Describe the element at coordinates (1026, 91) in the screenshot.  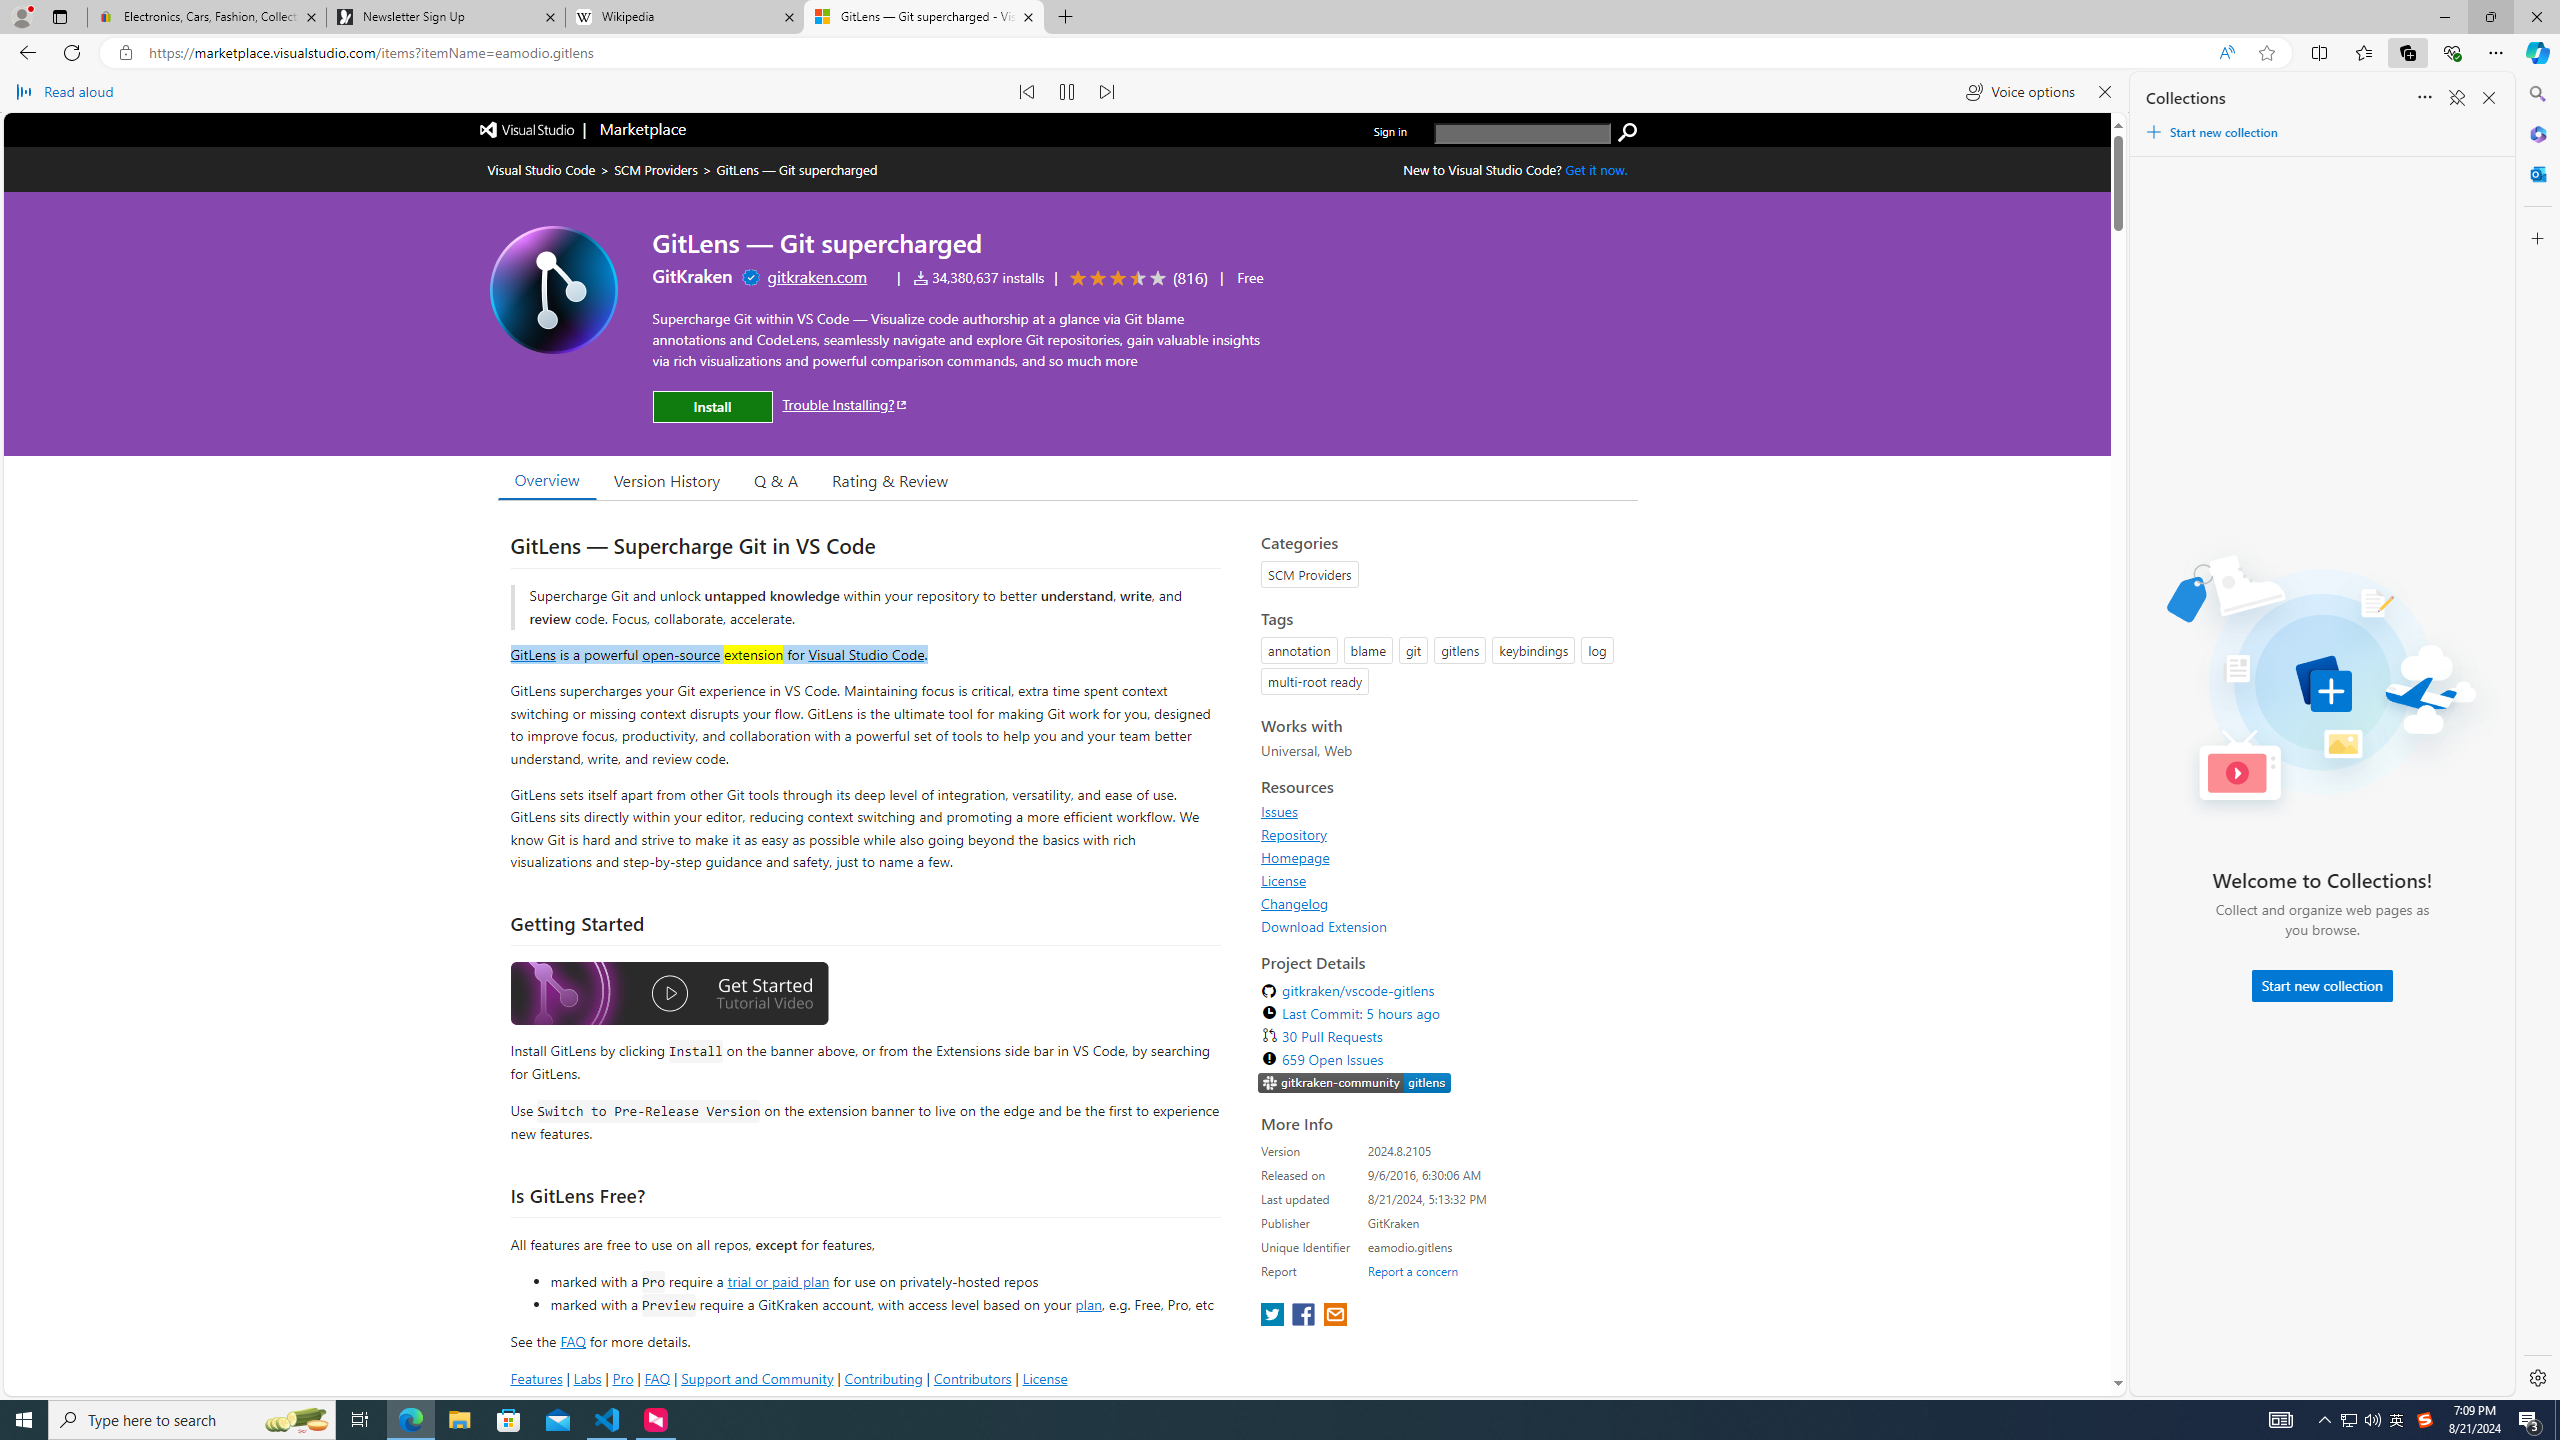
I see `'Read previous paragraph'` at that location.